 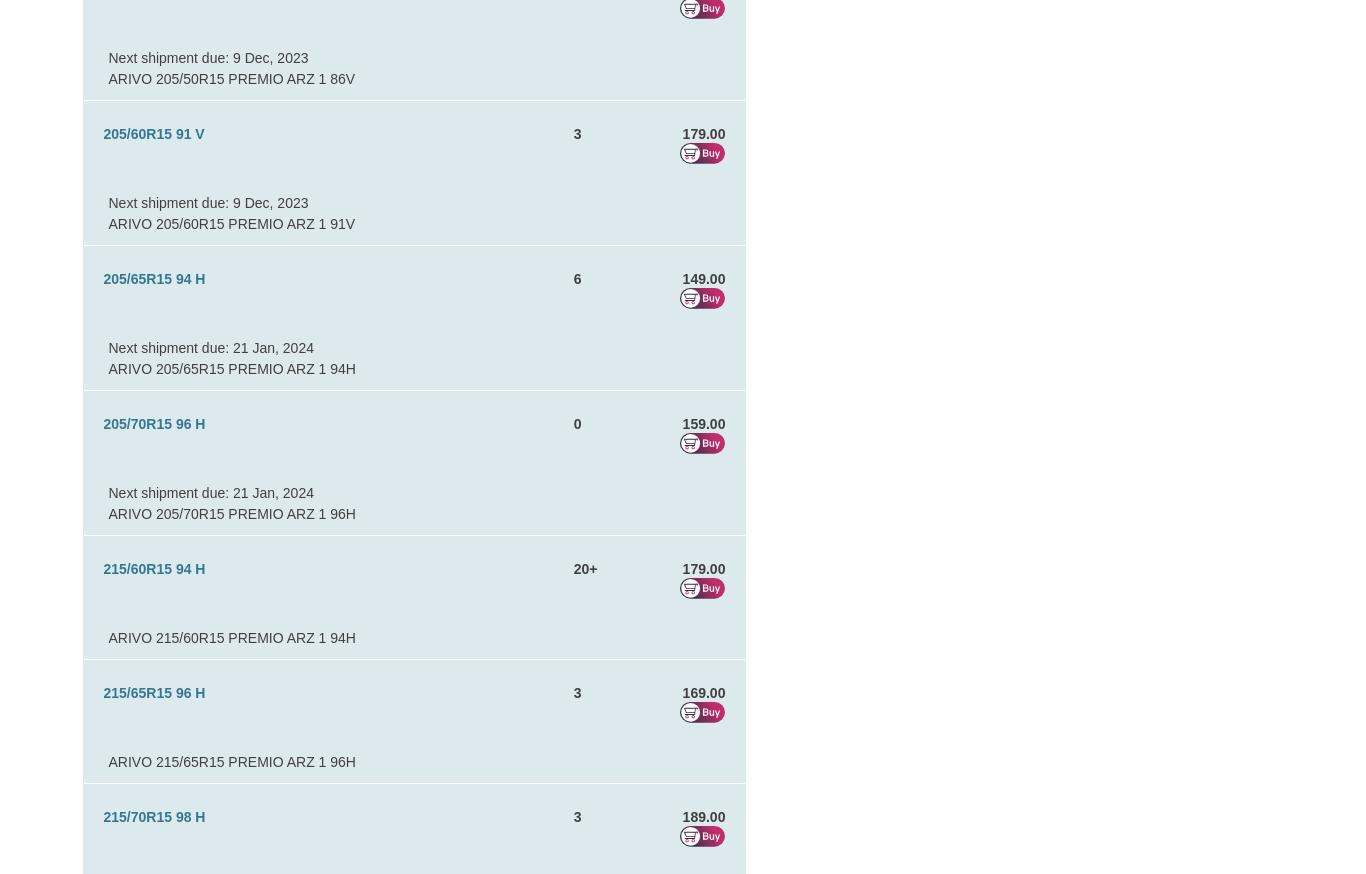 I want to click on '215/65R15 96 H', so click(x=102, y=692).